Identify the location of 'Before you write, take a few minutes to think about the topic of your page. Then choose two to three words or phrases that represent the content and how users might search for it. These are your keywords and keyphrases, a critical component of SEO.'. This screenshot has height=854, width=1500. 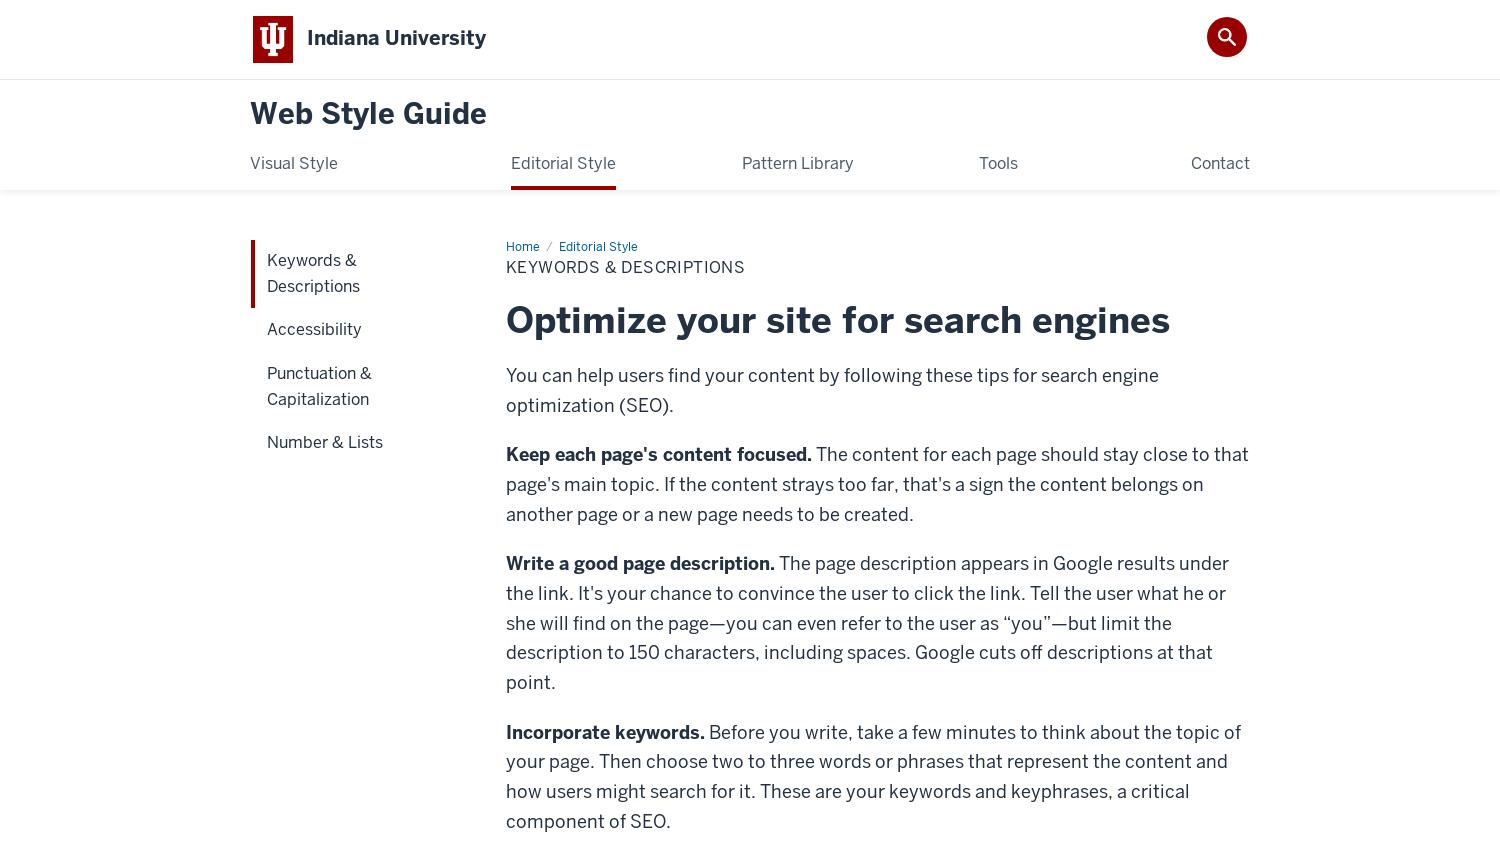
(505, 775).